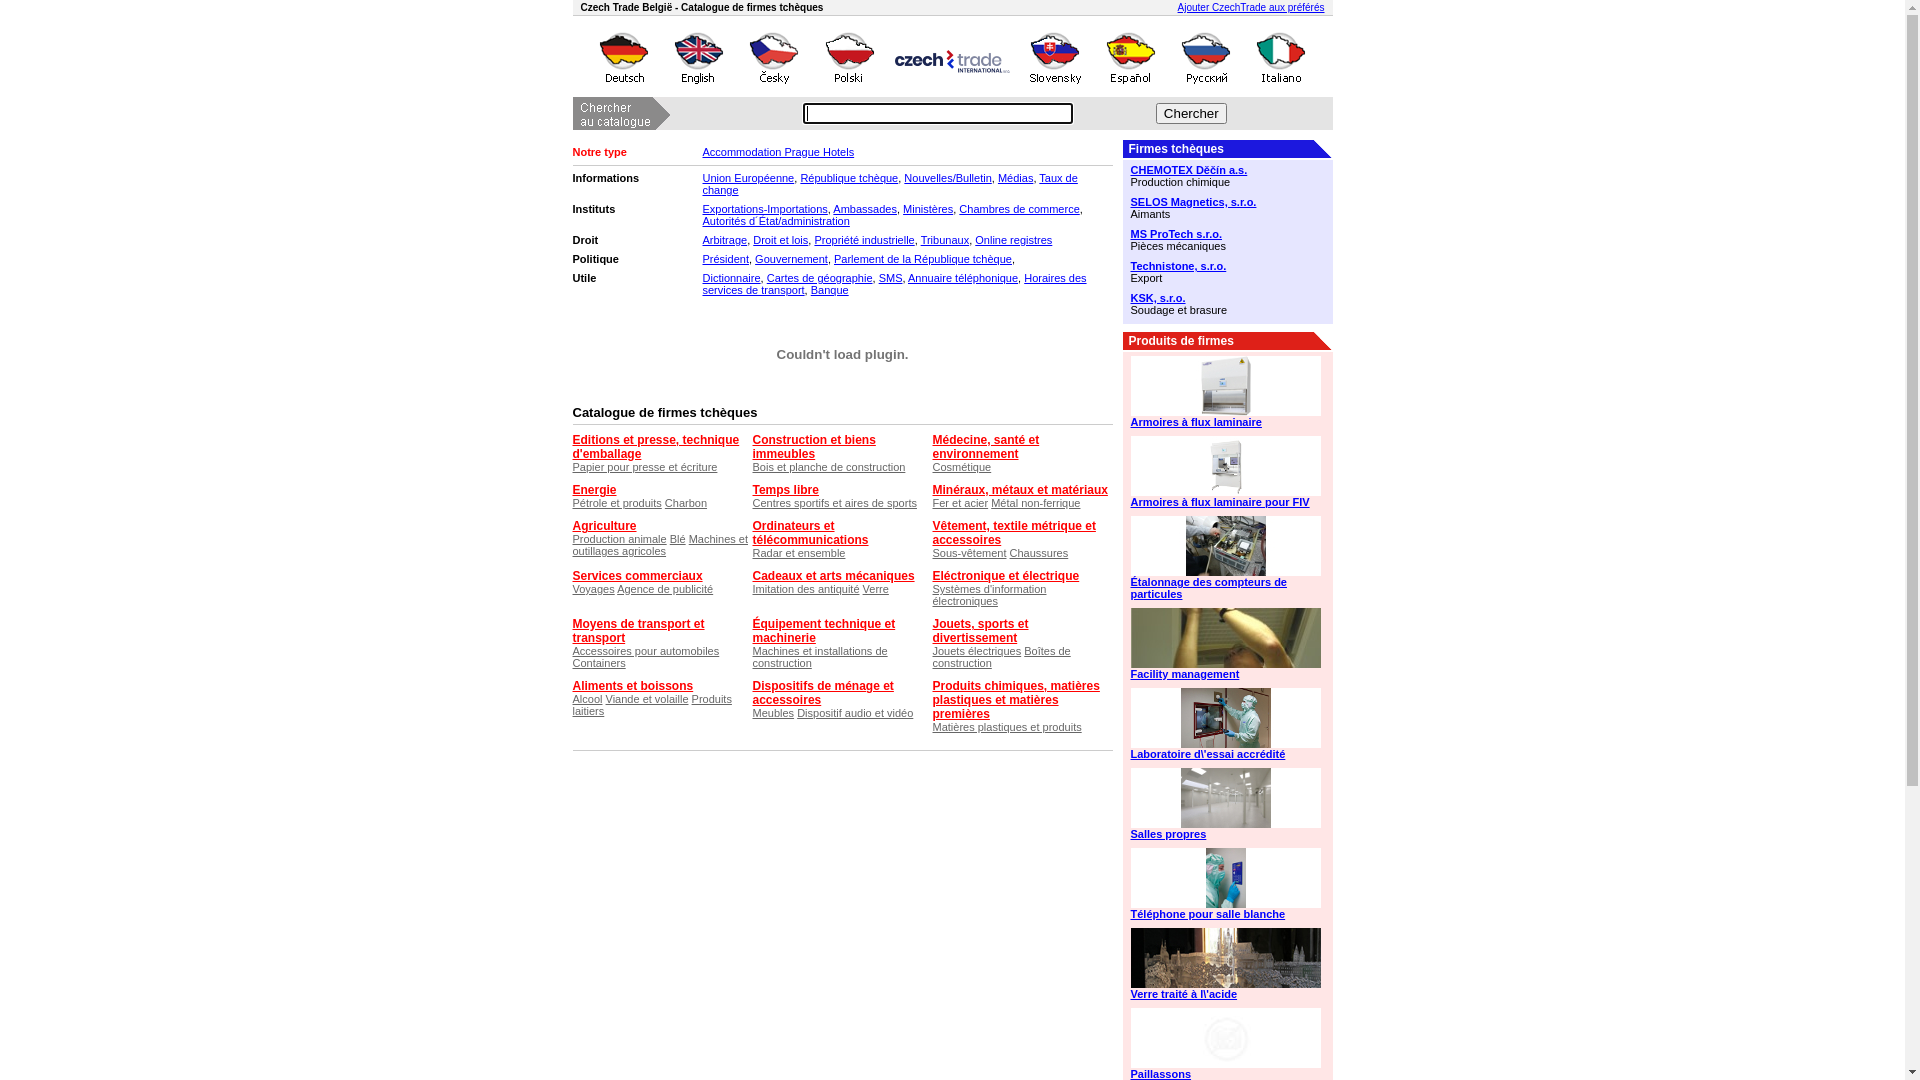 The height and width of the screenshot is (1080, 1920). What do you see at coordinates (751, 712) in the screenshot?
I see `'Meubles'` at bounding box center [751, 712].